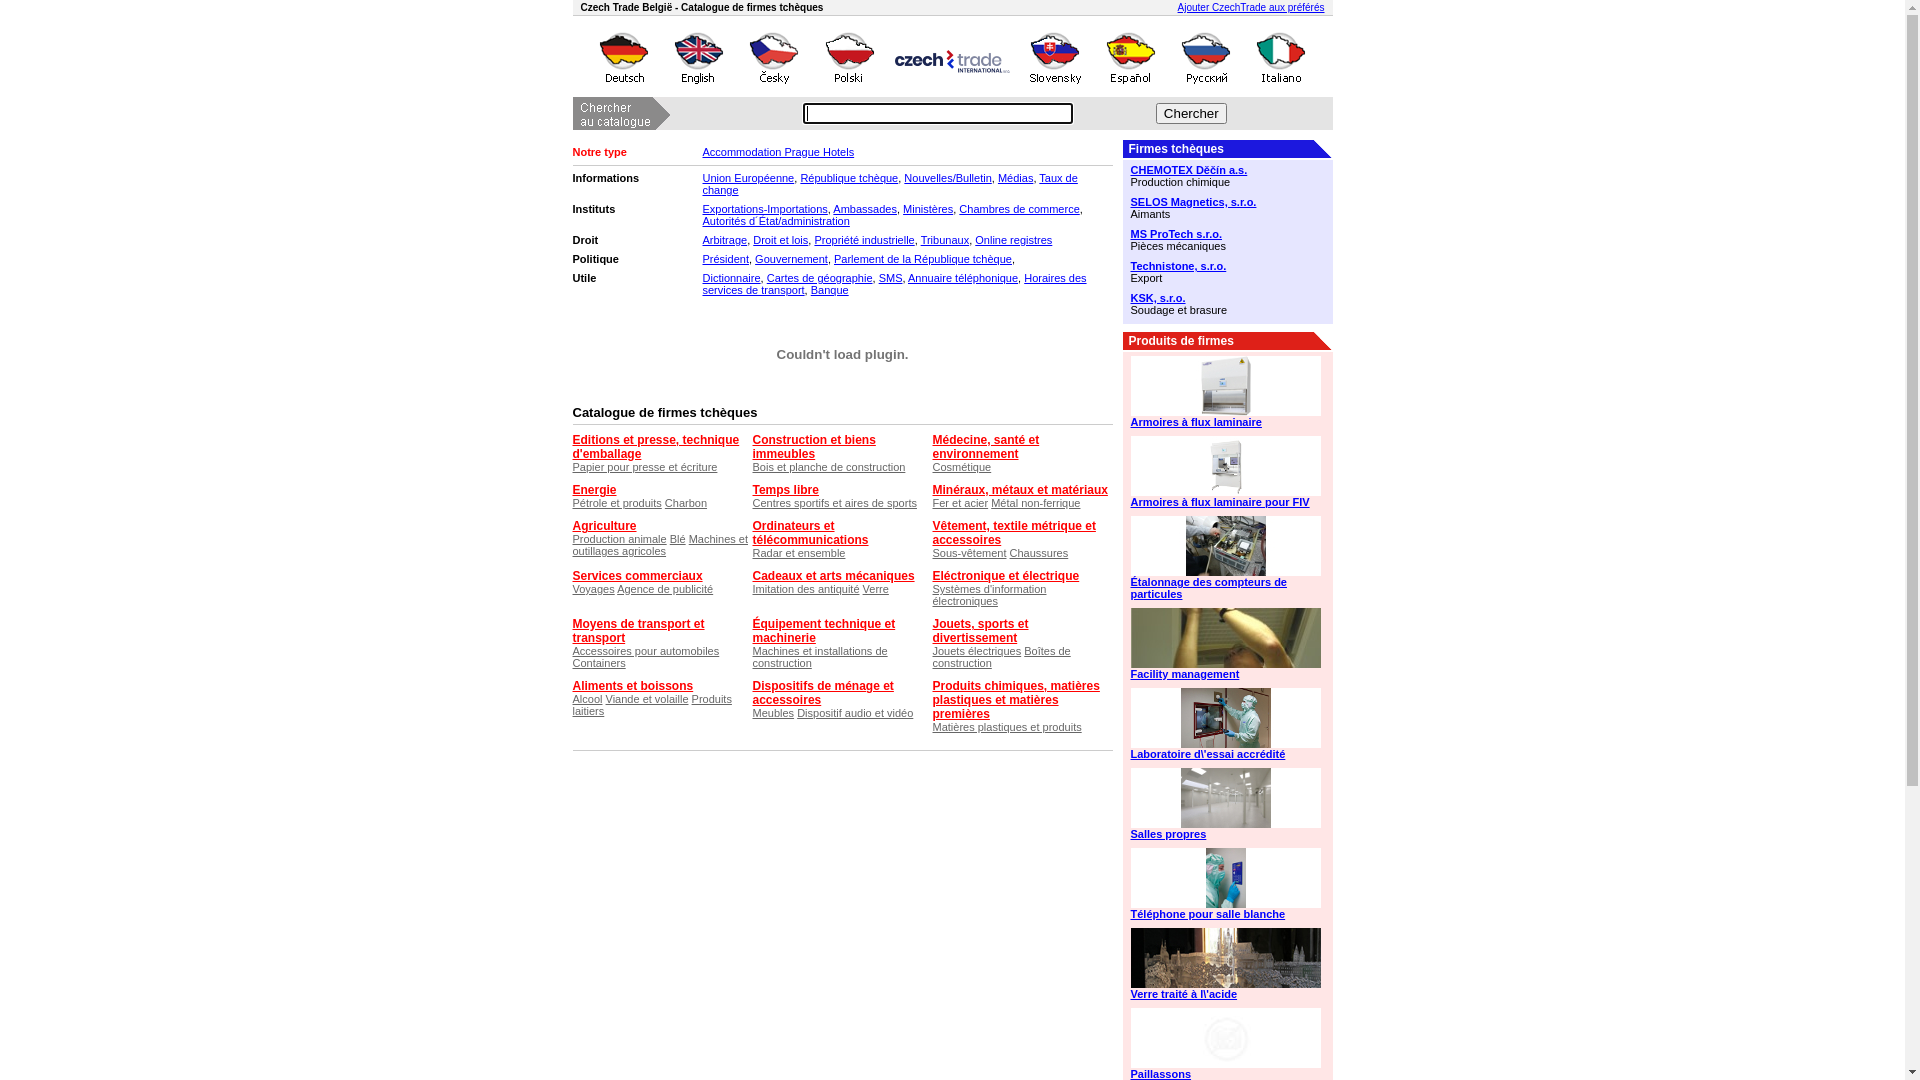 The height and width of the screenshot is (1080, 1920). What do you see at coordinates (751, 712) in the screenshot?
I see `'Meubles'` at bounding box center [751, 712].